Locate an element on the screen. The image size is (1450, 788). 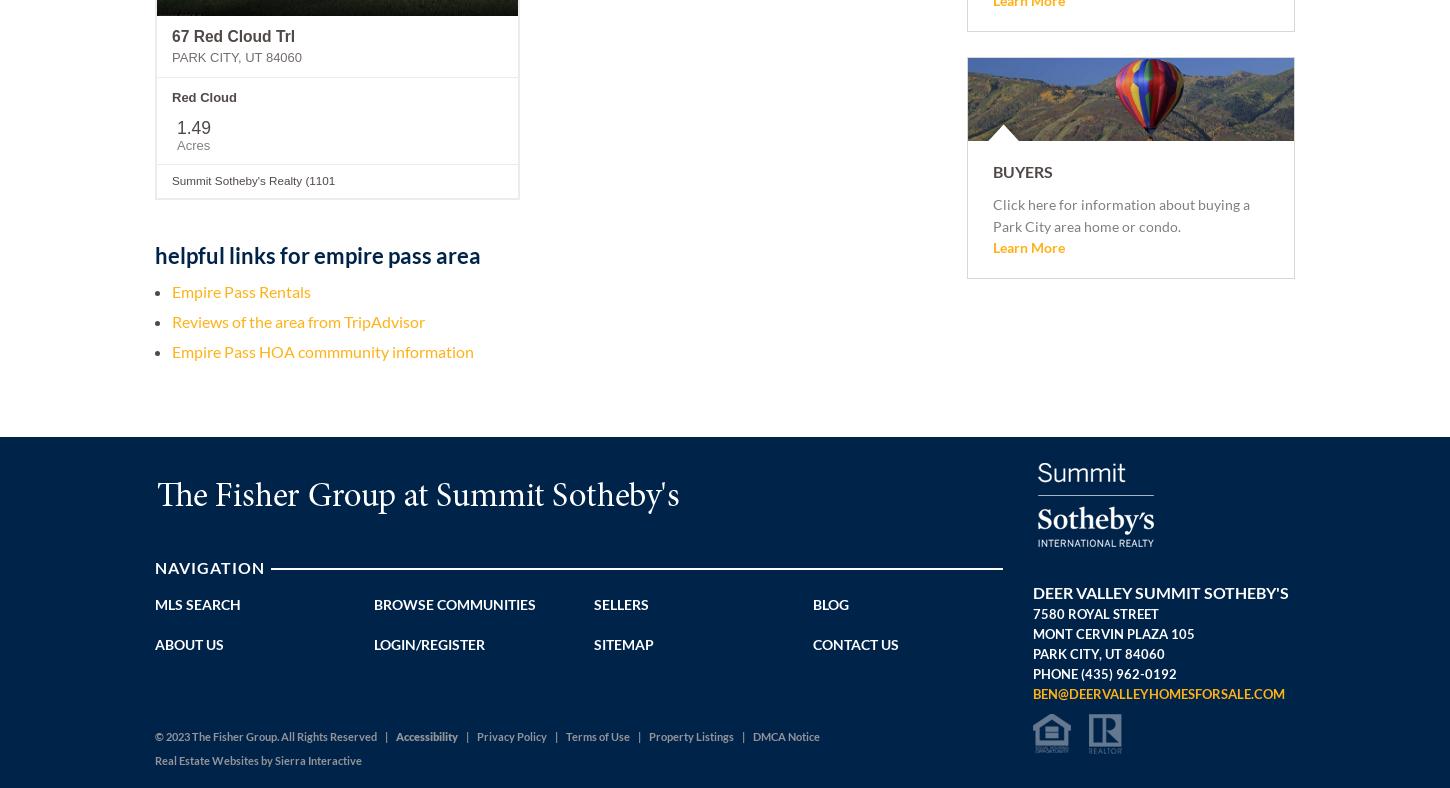
'1.49' is located at coordinates (193, 127).